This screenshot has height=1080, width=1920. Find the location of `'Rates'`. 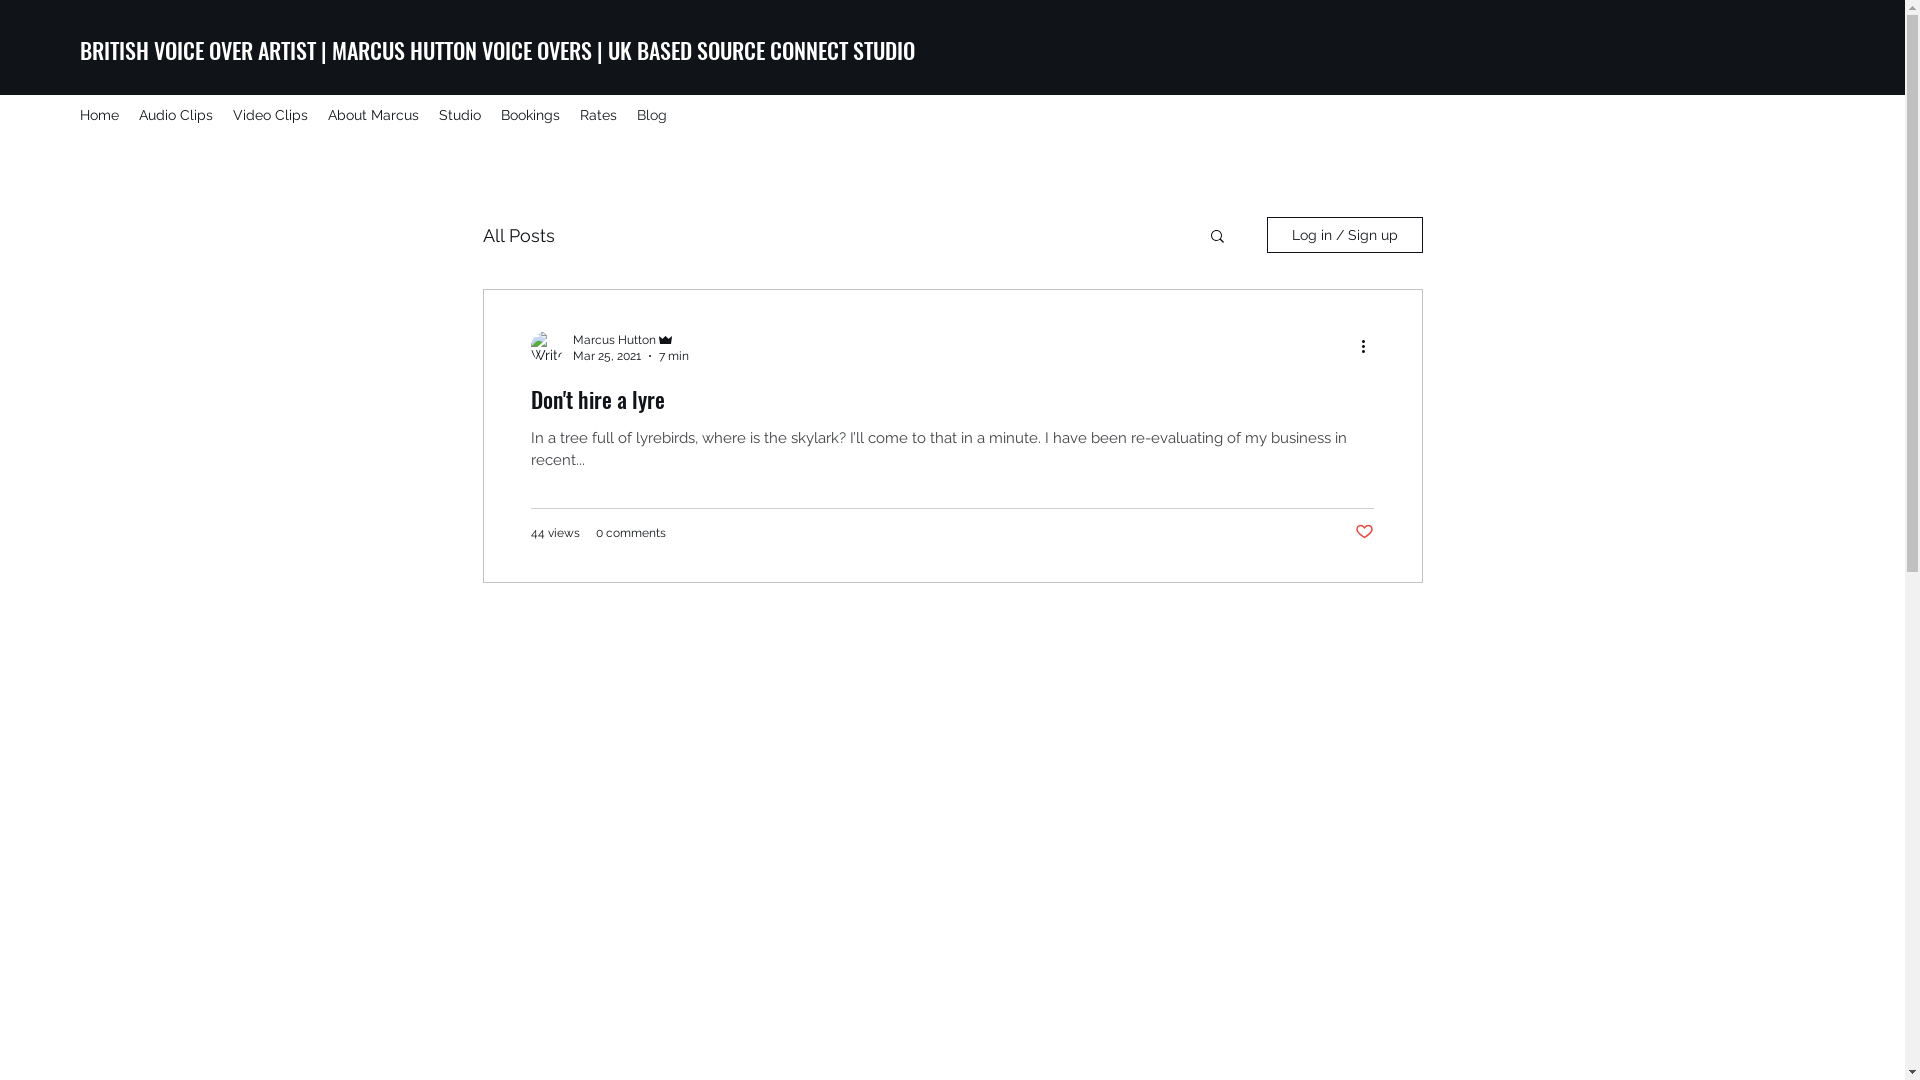

'Rates' is located at coordinates (597, 115).